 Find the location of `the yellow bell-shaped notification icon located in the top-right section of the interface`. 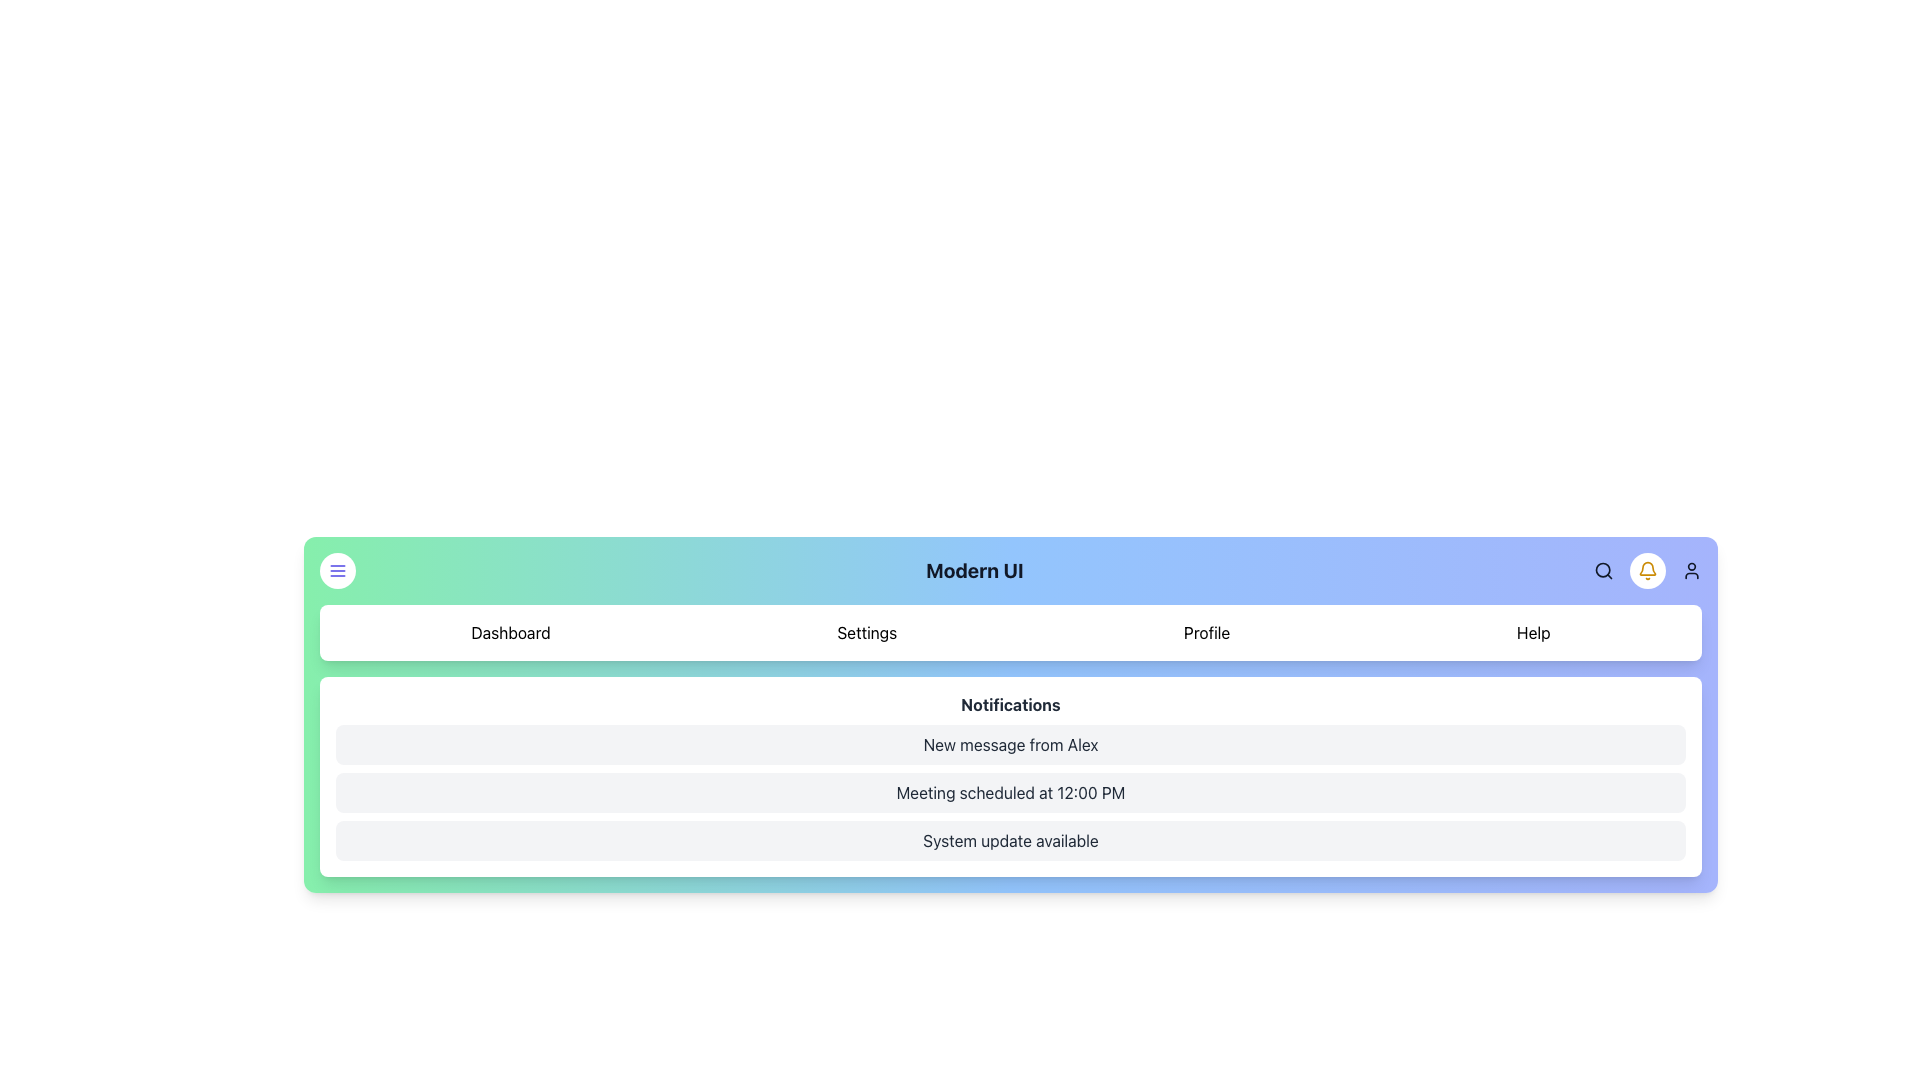

the yellow bell-shaped notification icon located in the top-right section of the interface is located at coordinates (1647, 570).